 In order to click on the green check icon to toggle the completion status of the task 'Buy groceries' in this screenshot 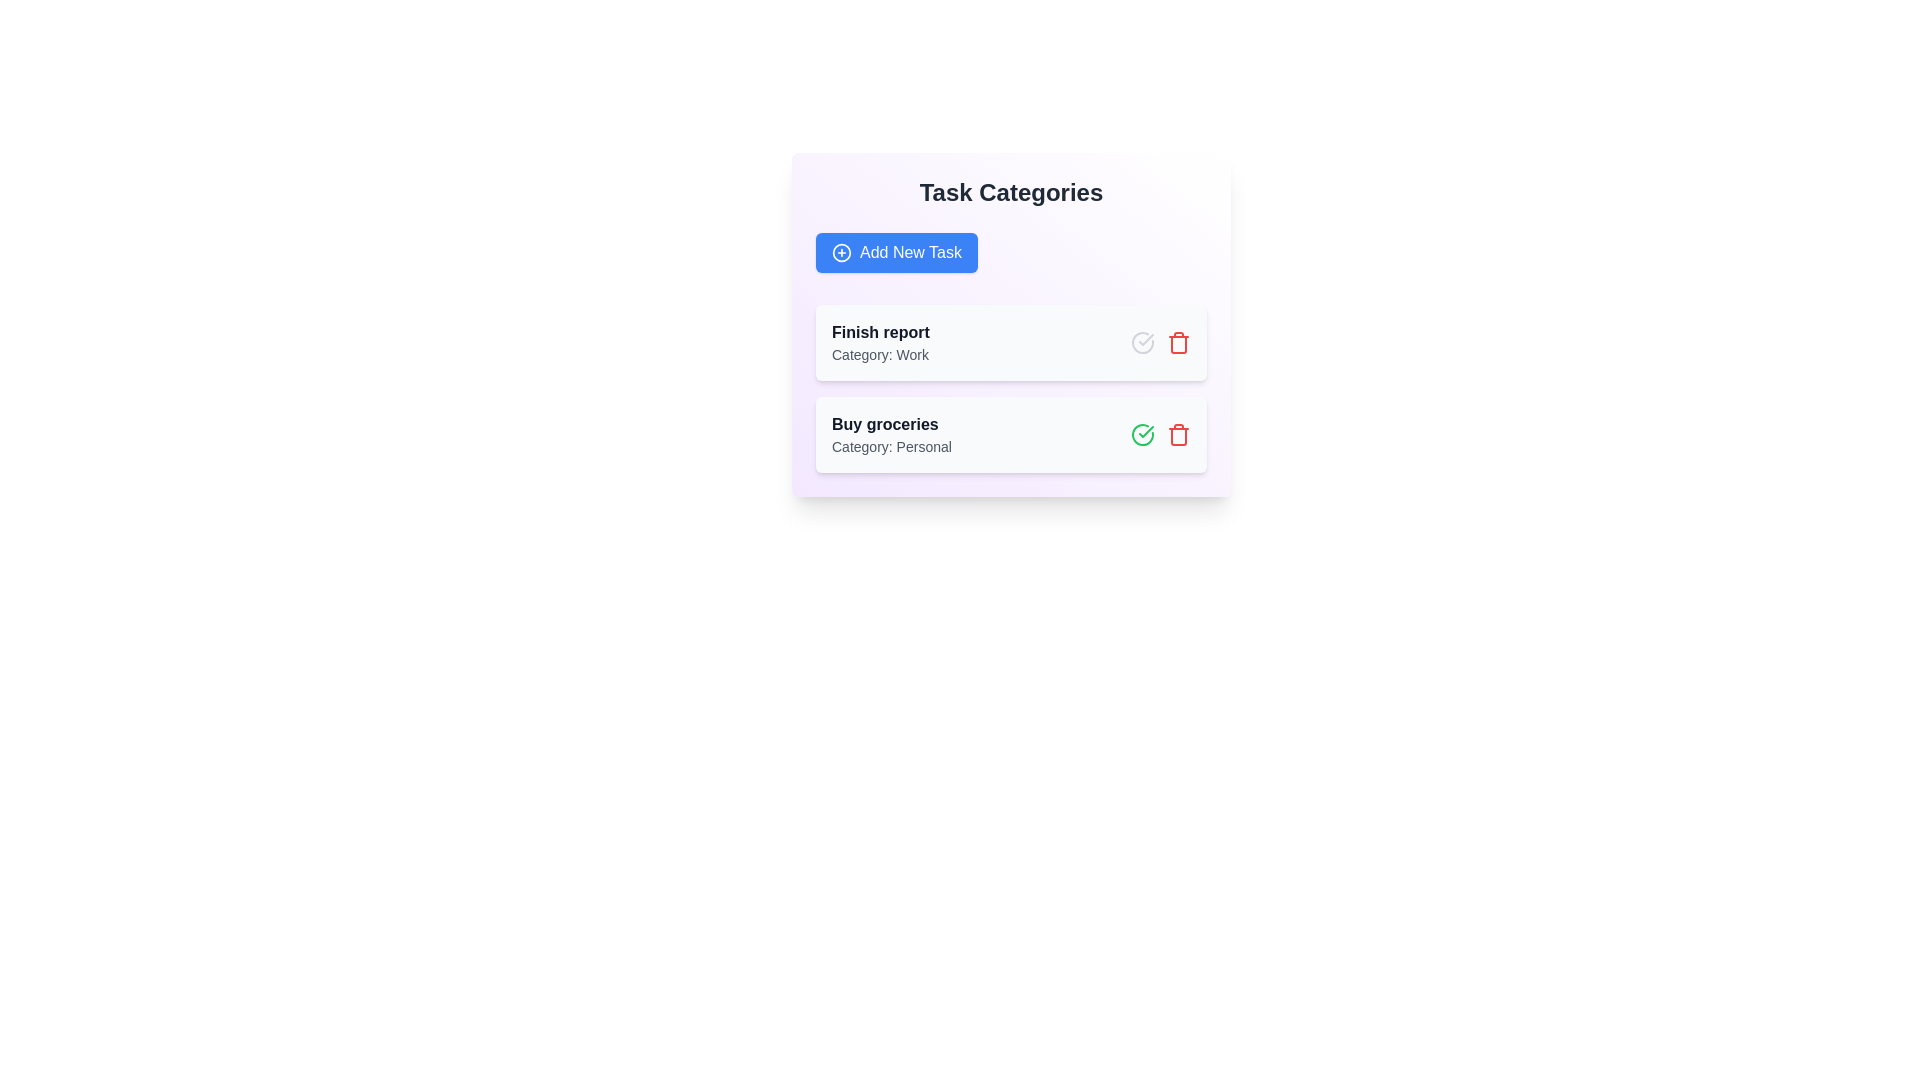, I will do `click(1142, 434)`.